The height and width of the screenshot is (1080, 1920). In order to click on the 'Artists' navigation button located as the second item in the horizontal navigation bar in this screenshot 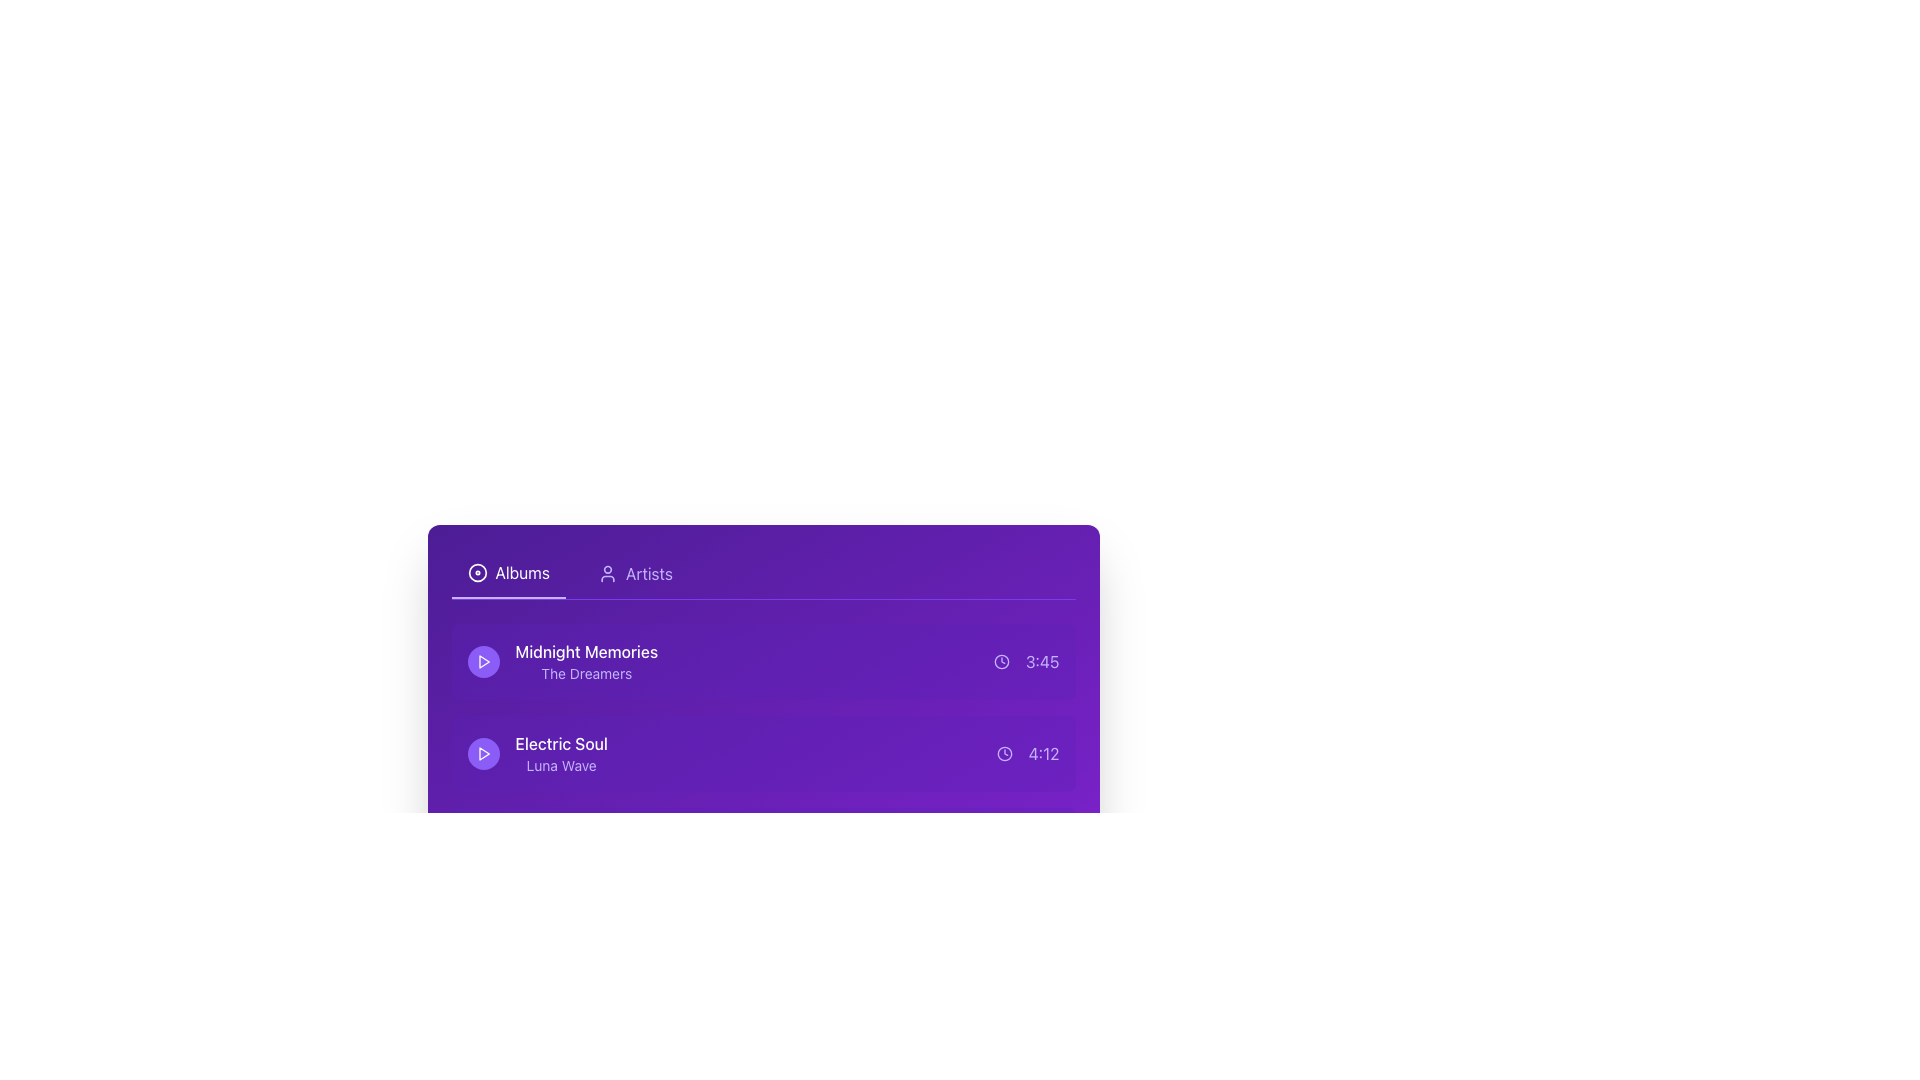, I will do `click(634, 574)`.